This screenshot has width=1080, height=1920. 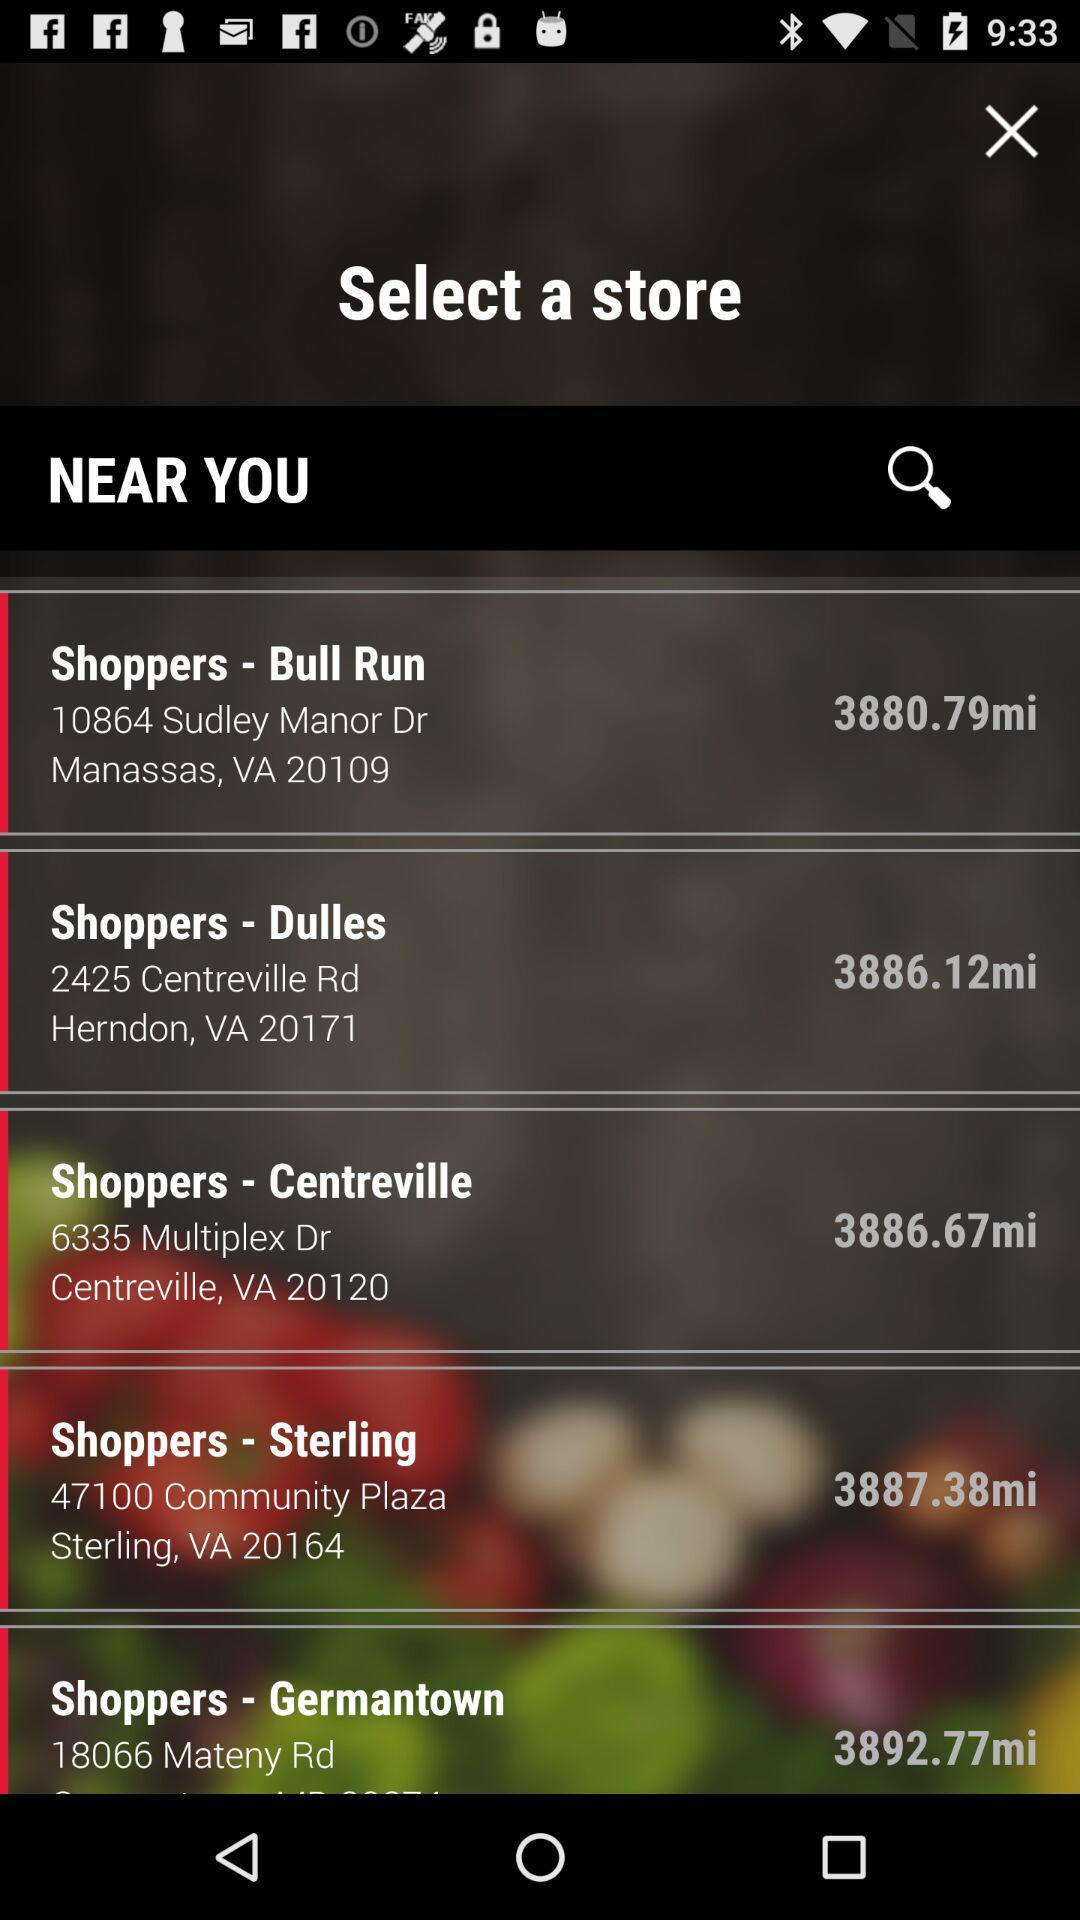 I want to click on search for store, so click(x=919, y=476).